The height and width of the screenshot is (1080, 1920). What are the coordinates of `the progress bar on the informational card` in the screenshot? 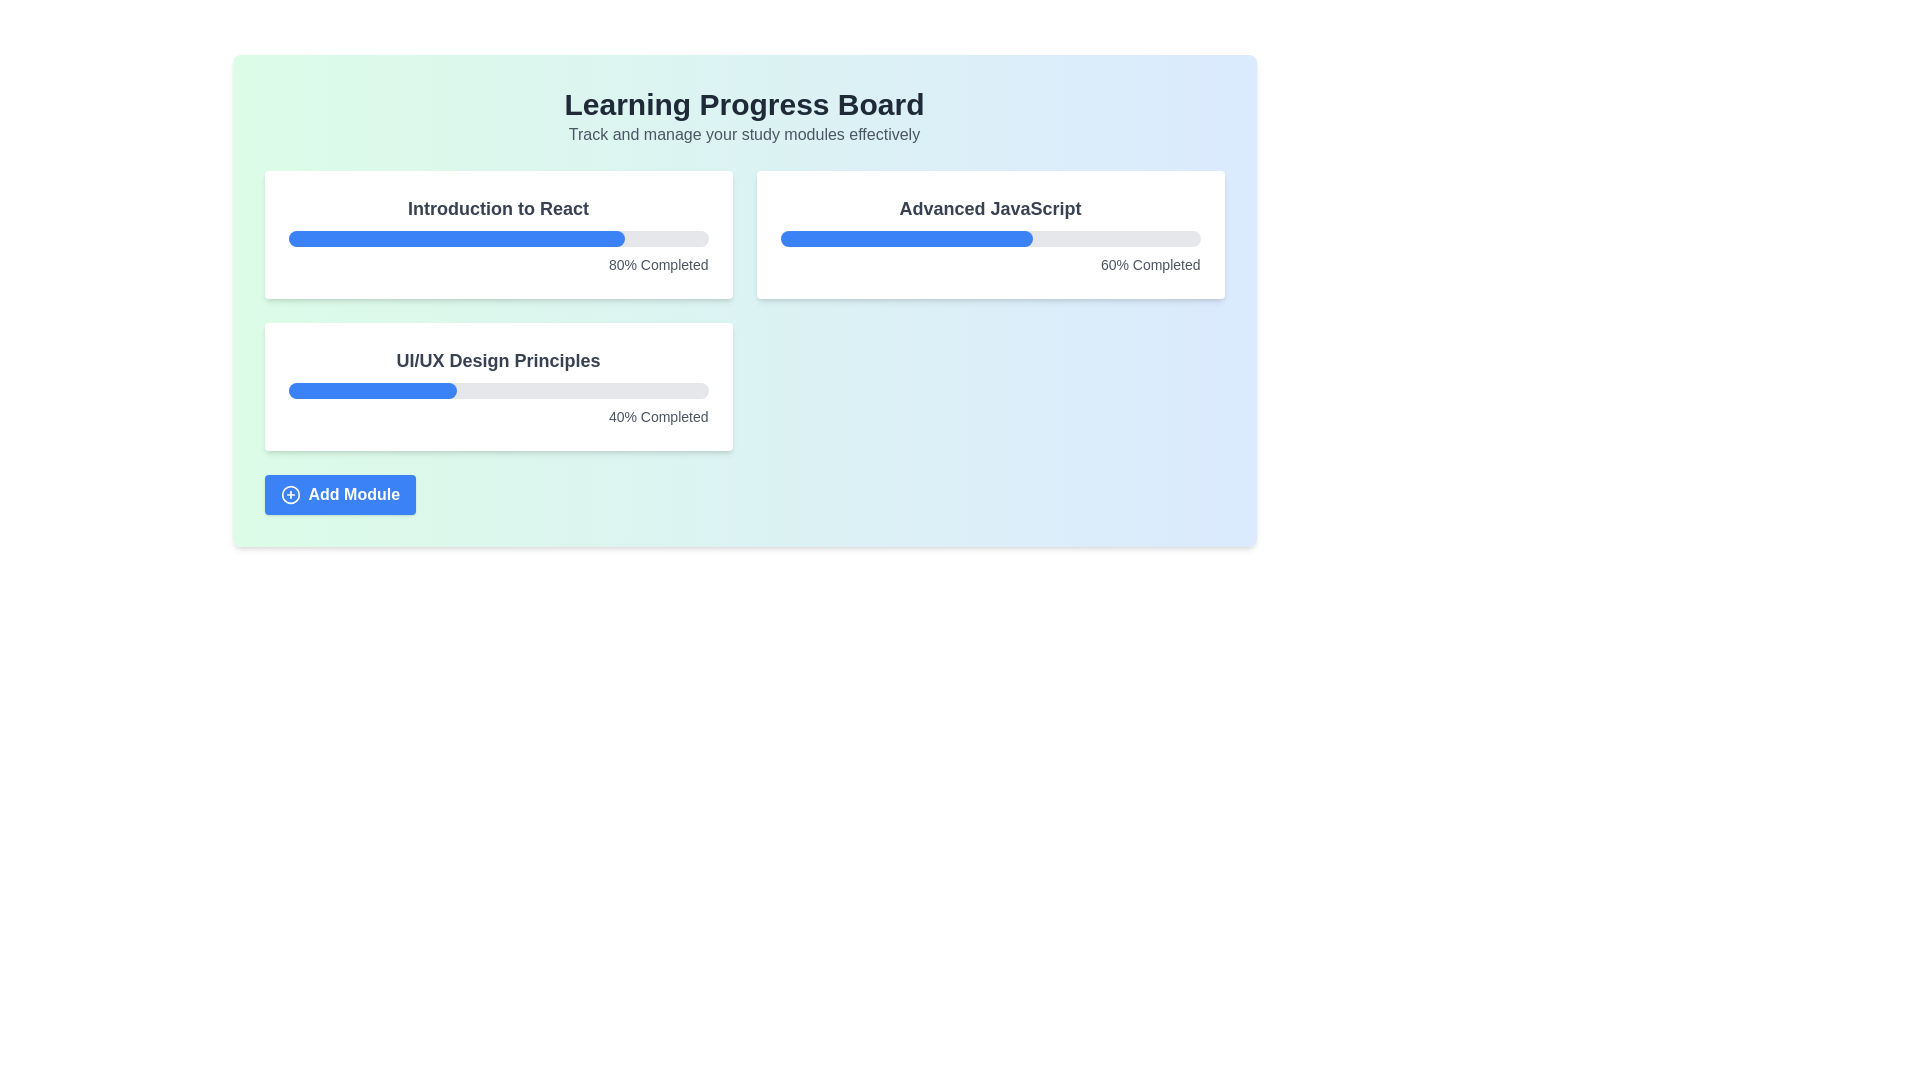 It's located at (990, 234).